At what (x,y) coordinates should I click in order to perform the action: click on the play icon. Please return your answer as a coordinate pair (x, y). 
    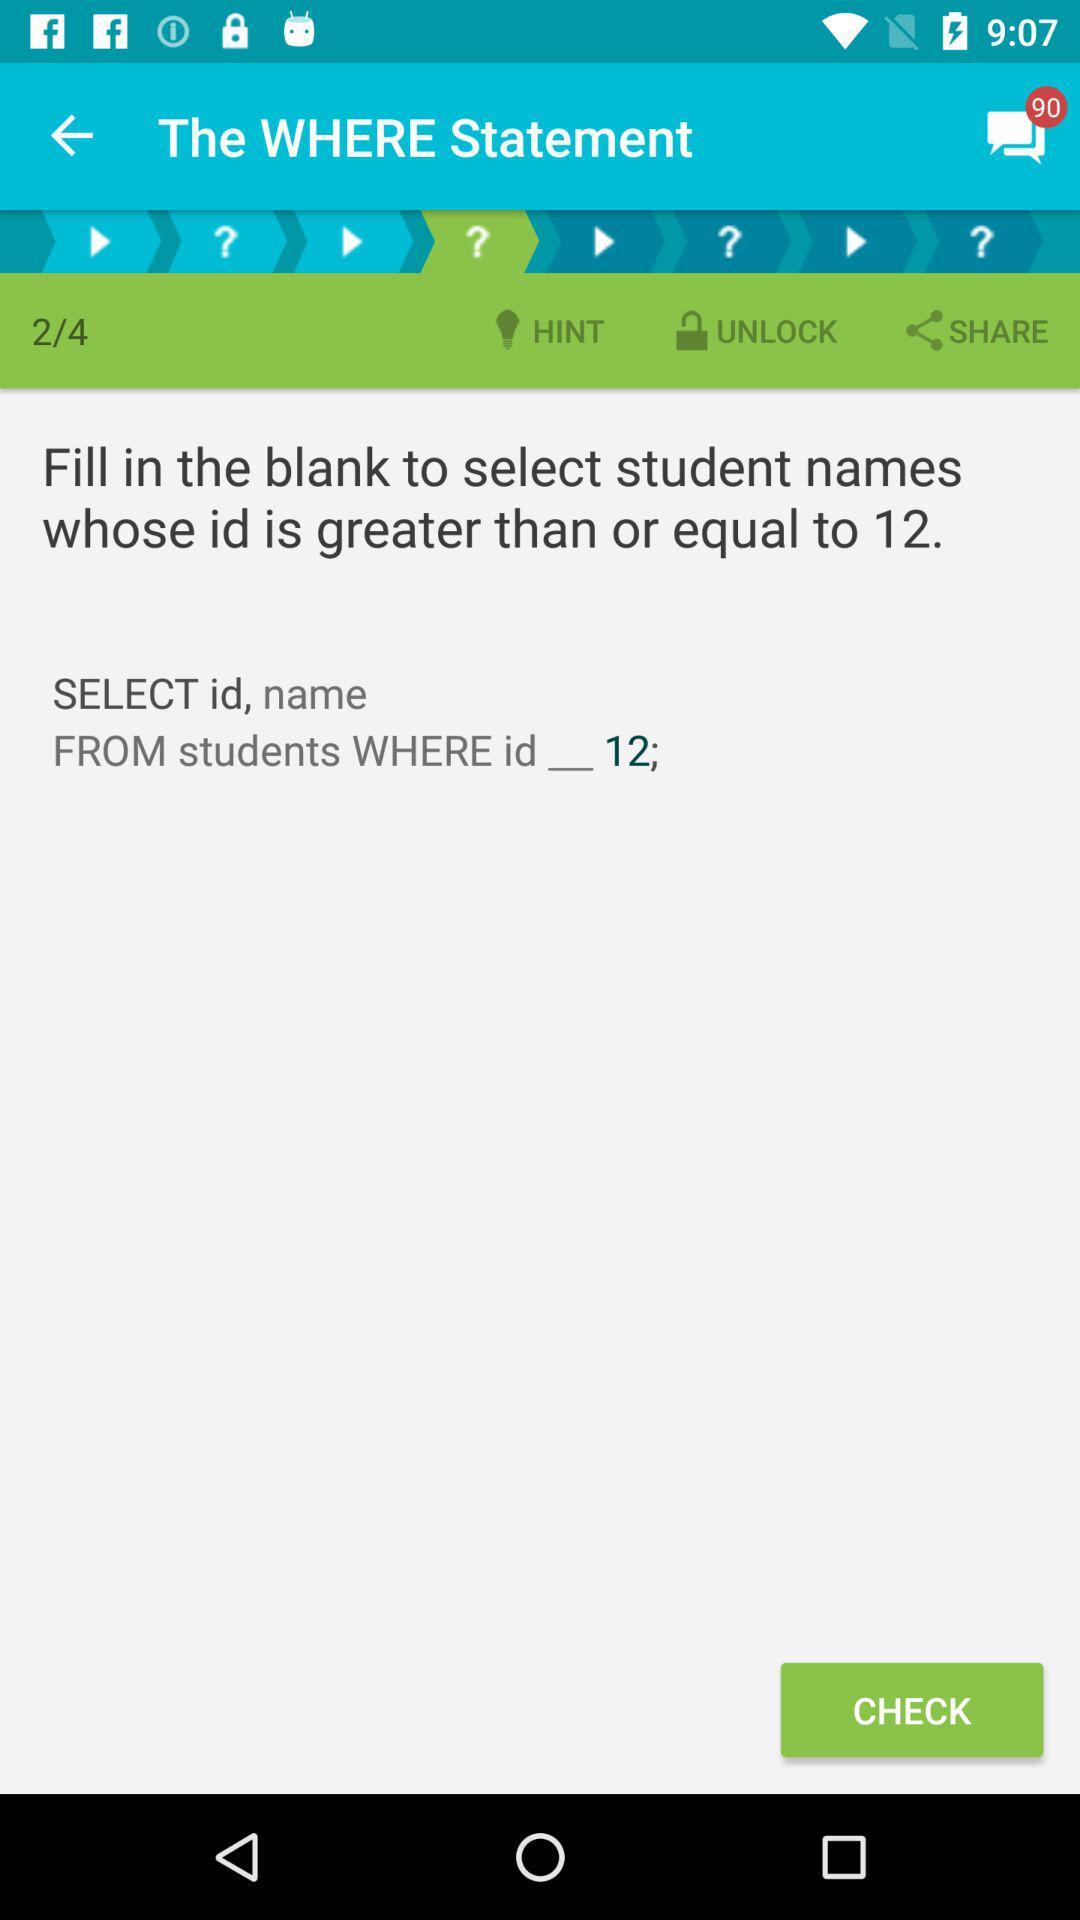
    Looking at the image, I should click on (99, 240).